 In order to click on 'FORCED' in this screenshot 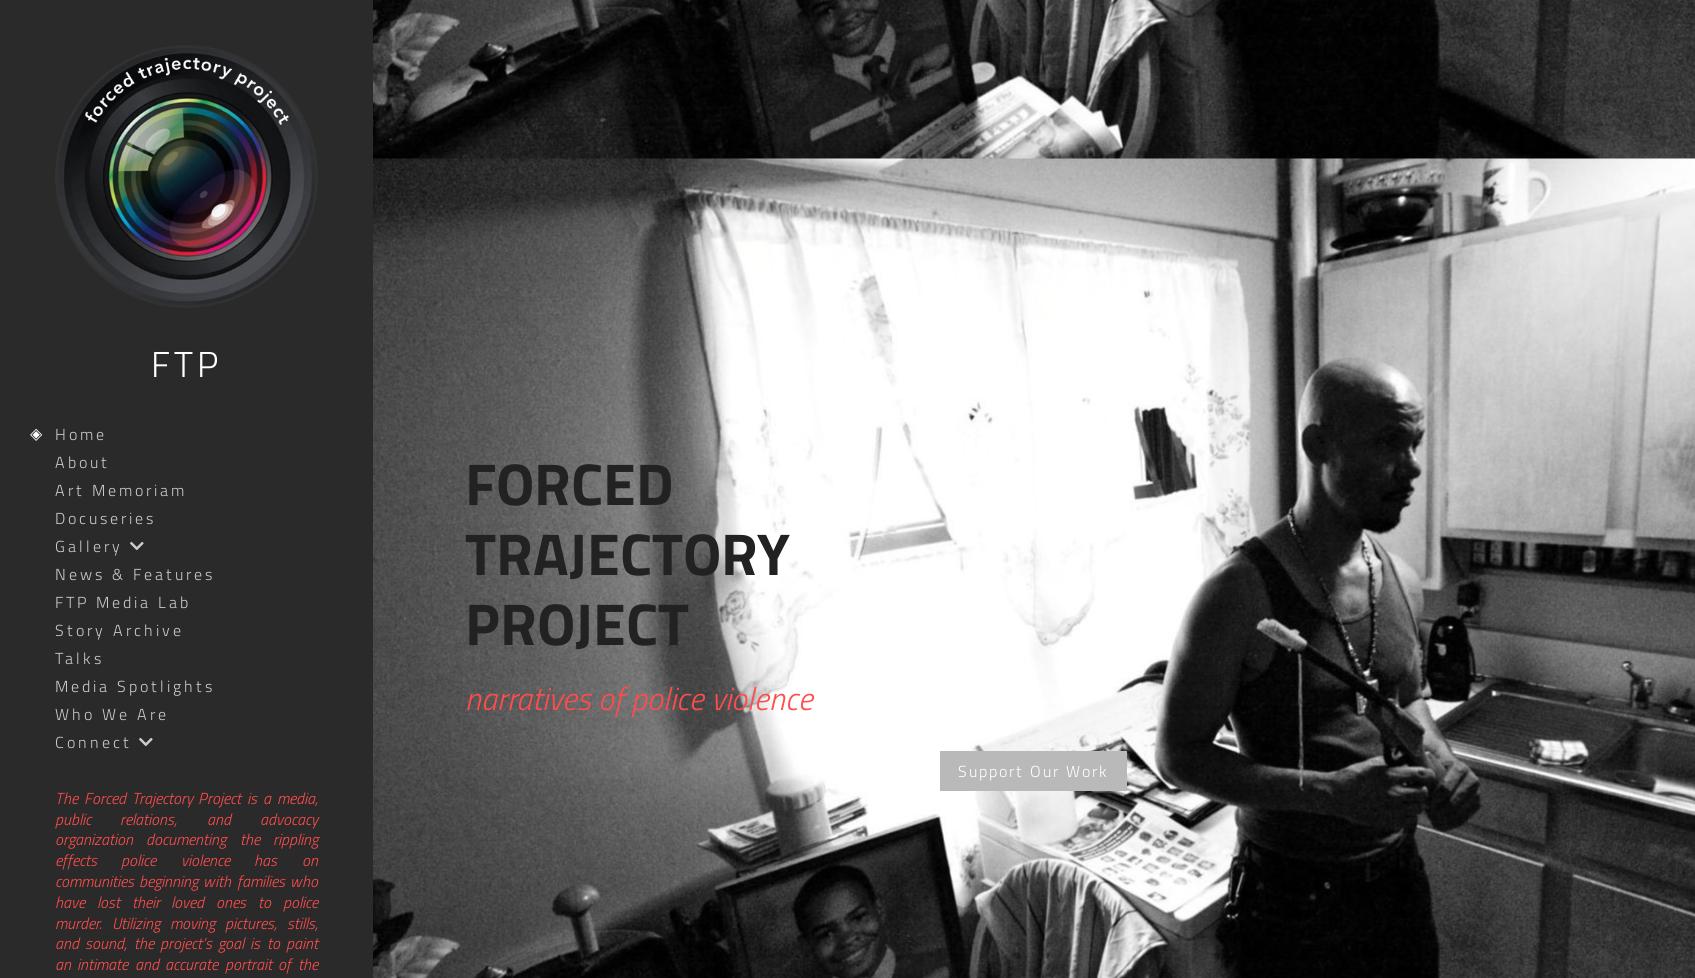, I will do `click(569, 482)`.